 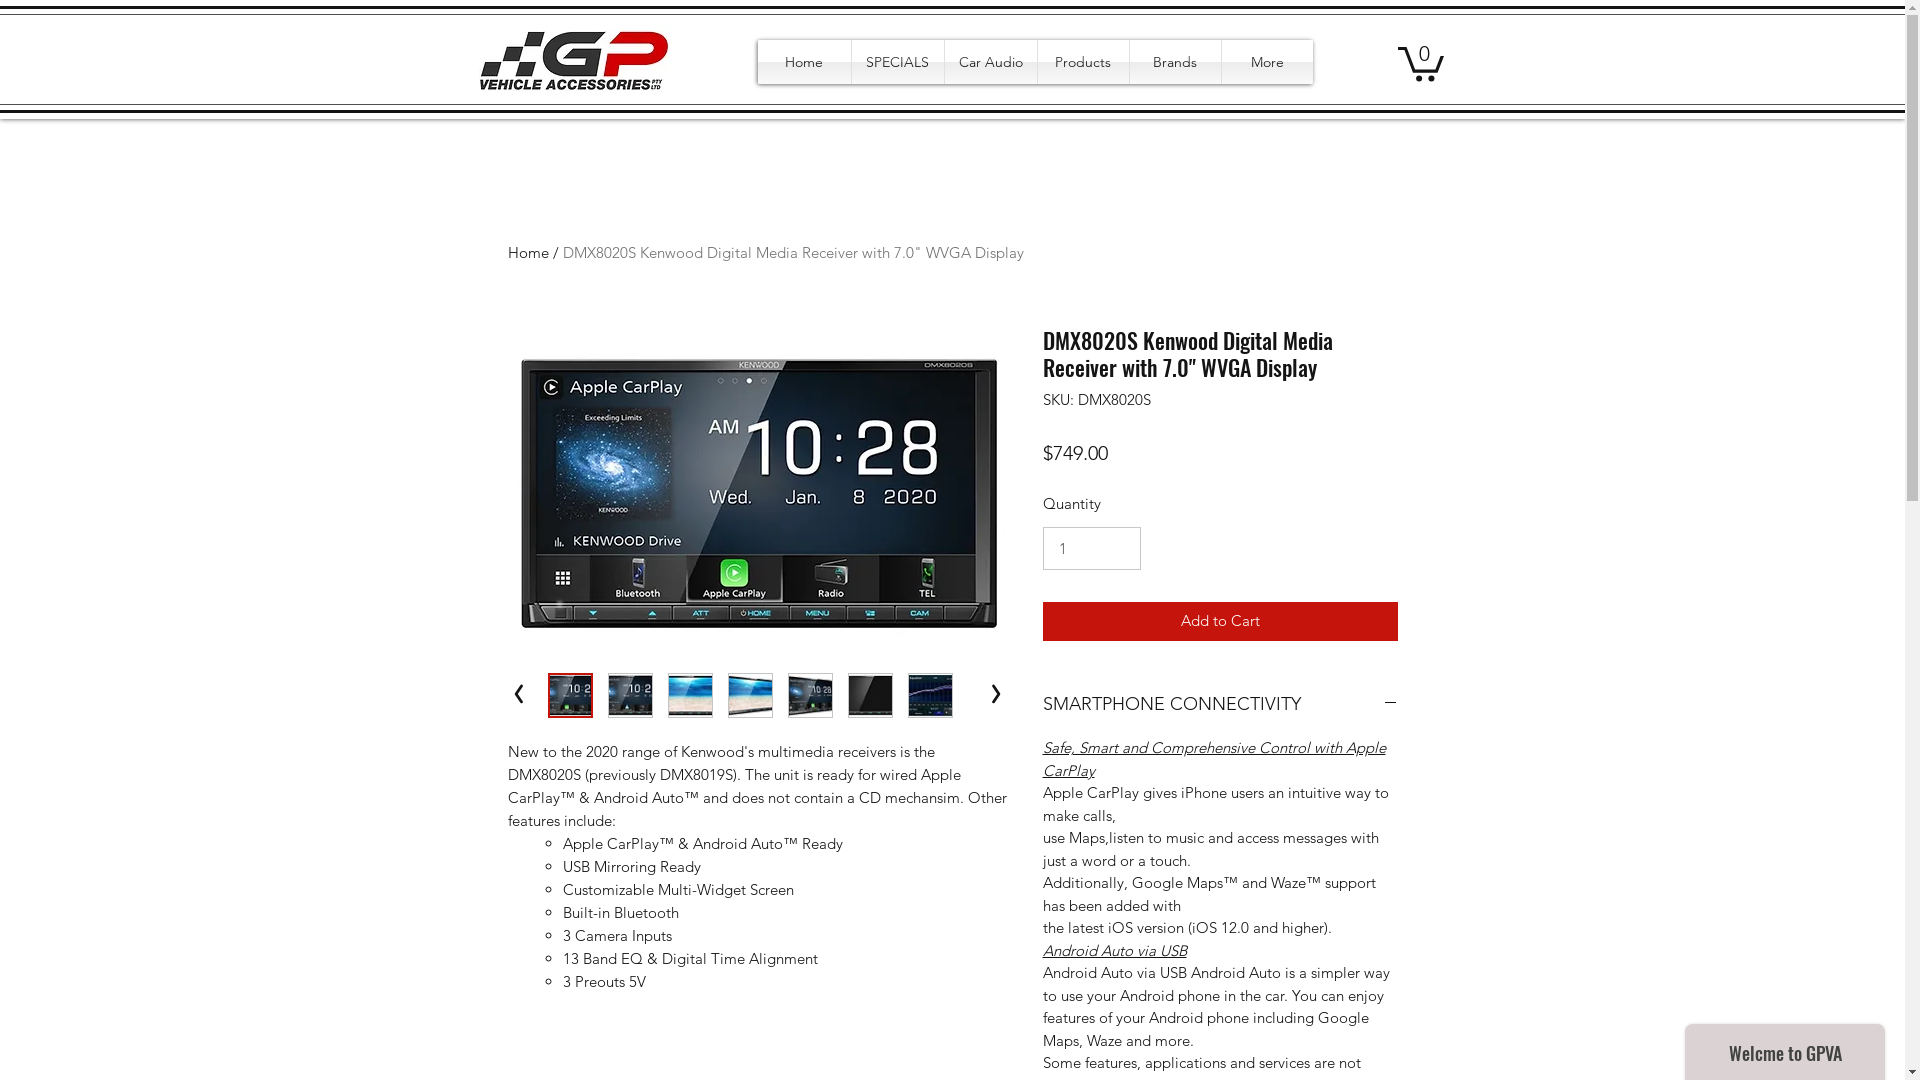 What do you see at coordinates (1419, 61) in the screenshot?
I see `'0'` at bounding box center [1419, 61].